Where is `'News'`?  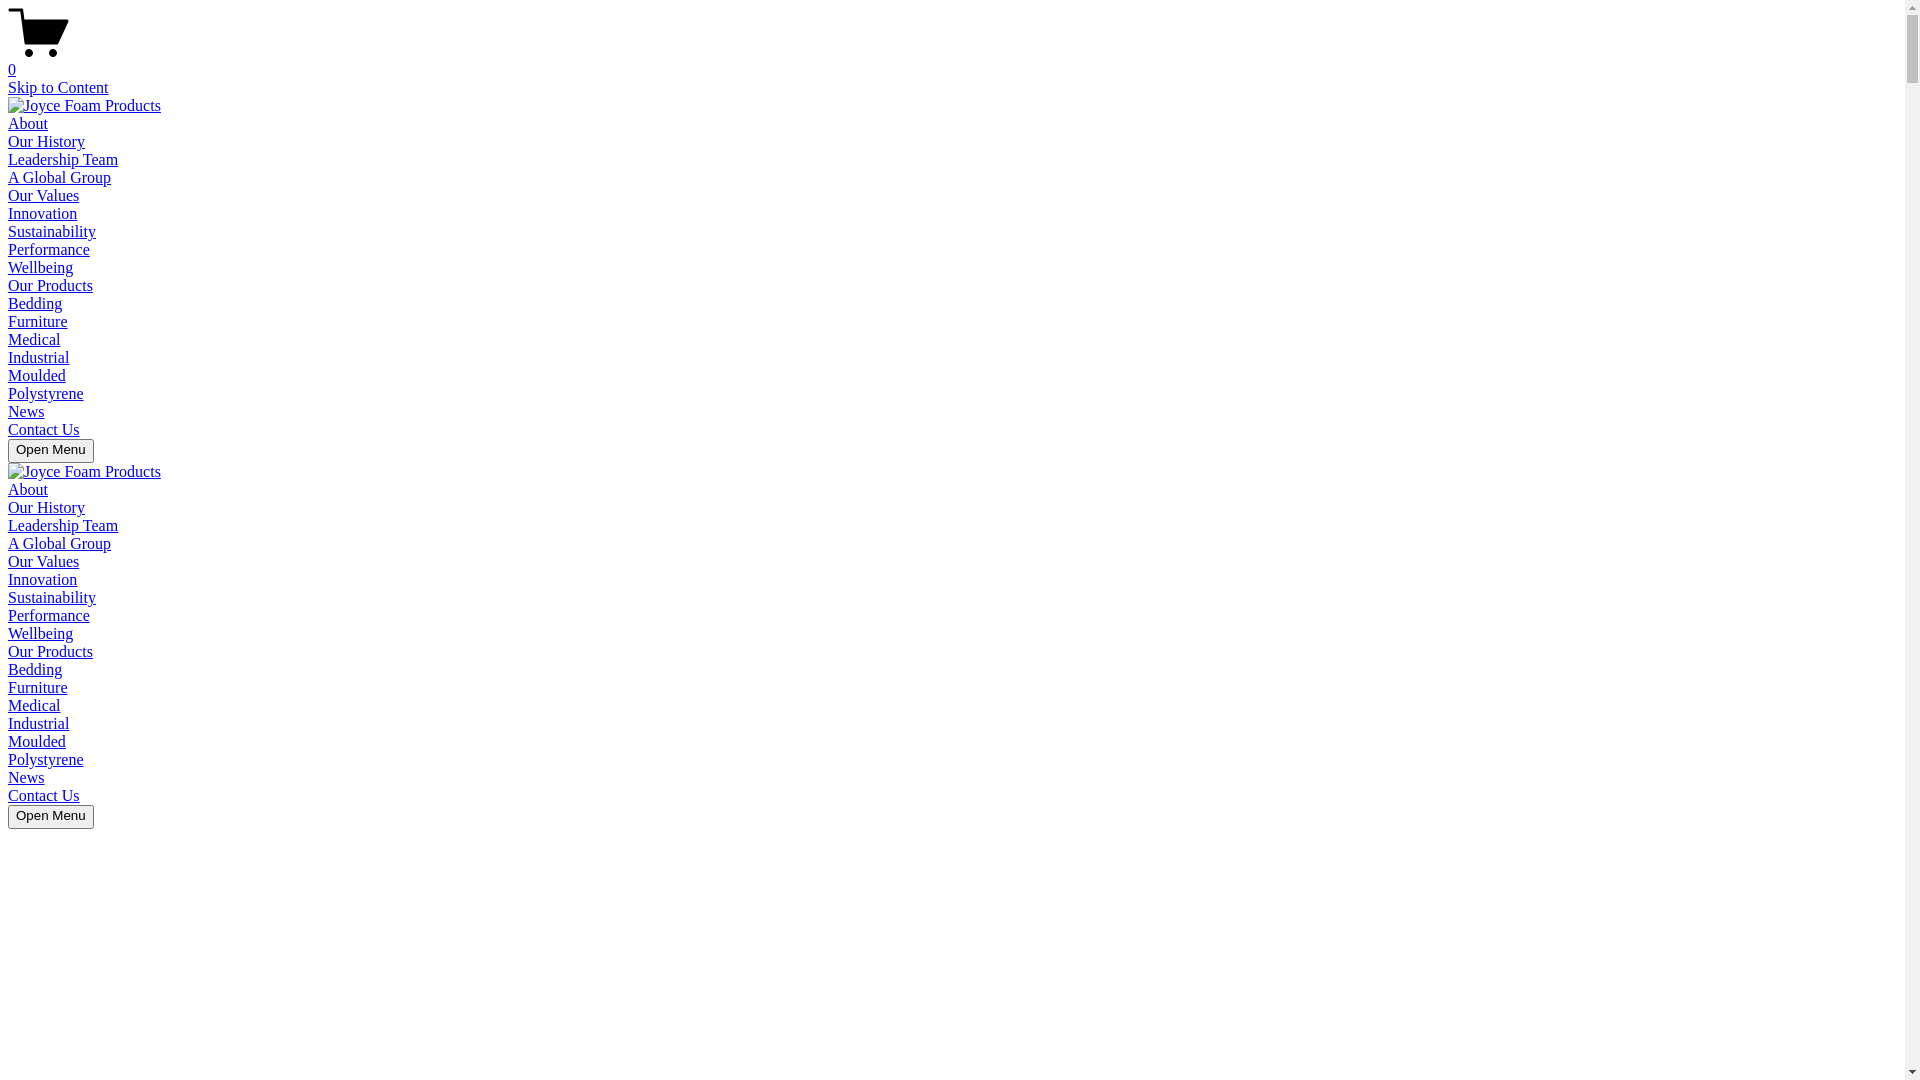
'News' is located at coordinates (25, 776).